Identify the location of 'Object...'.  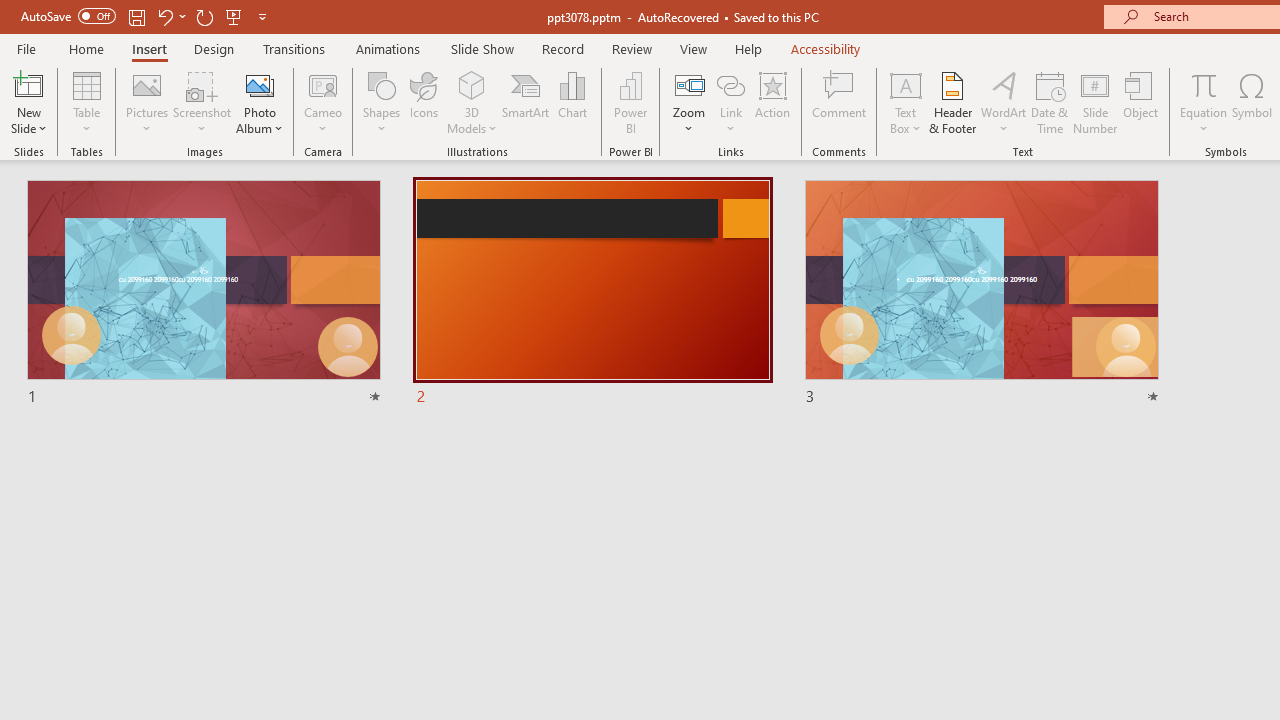
(1141, 103).